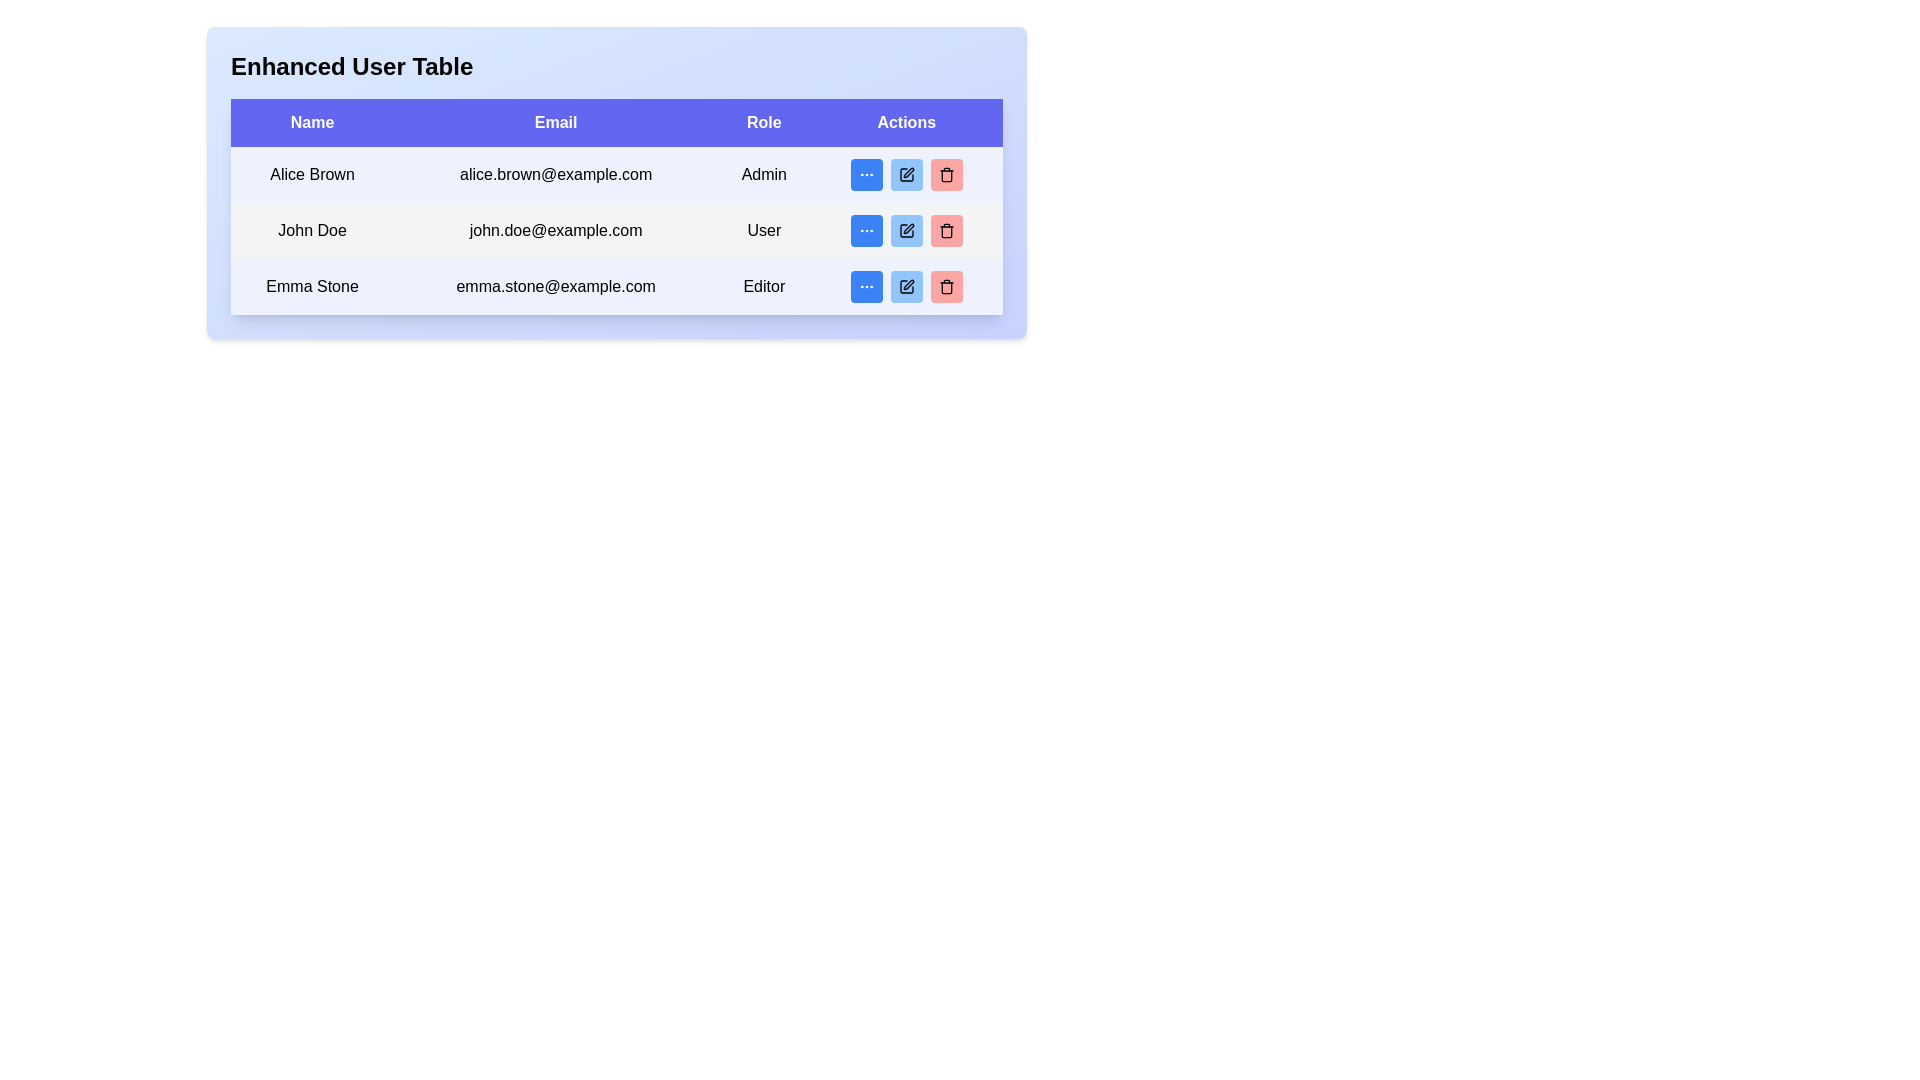  Describe the element at coordinates (905, 286) in the screenshot. I see `the light blue button with a pen icon in the Actions column associated with 'Emma Stone'` at that location.